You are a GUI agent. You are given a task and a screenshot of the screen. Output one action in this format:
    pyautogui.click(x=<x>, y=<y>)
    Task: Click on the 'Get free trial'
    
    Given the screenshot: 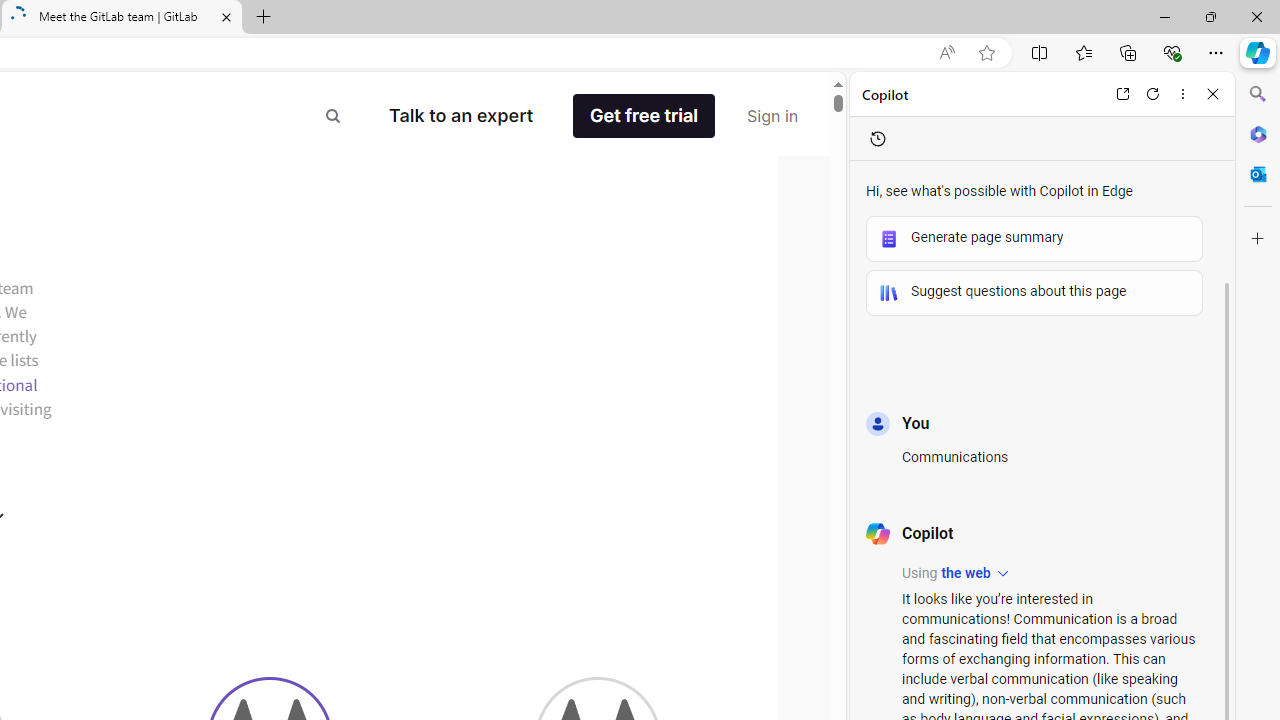 What is the action you would take?
    pyautogui.click(x=644, y=116)
    